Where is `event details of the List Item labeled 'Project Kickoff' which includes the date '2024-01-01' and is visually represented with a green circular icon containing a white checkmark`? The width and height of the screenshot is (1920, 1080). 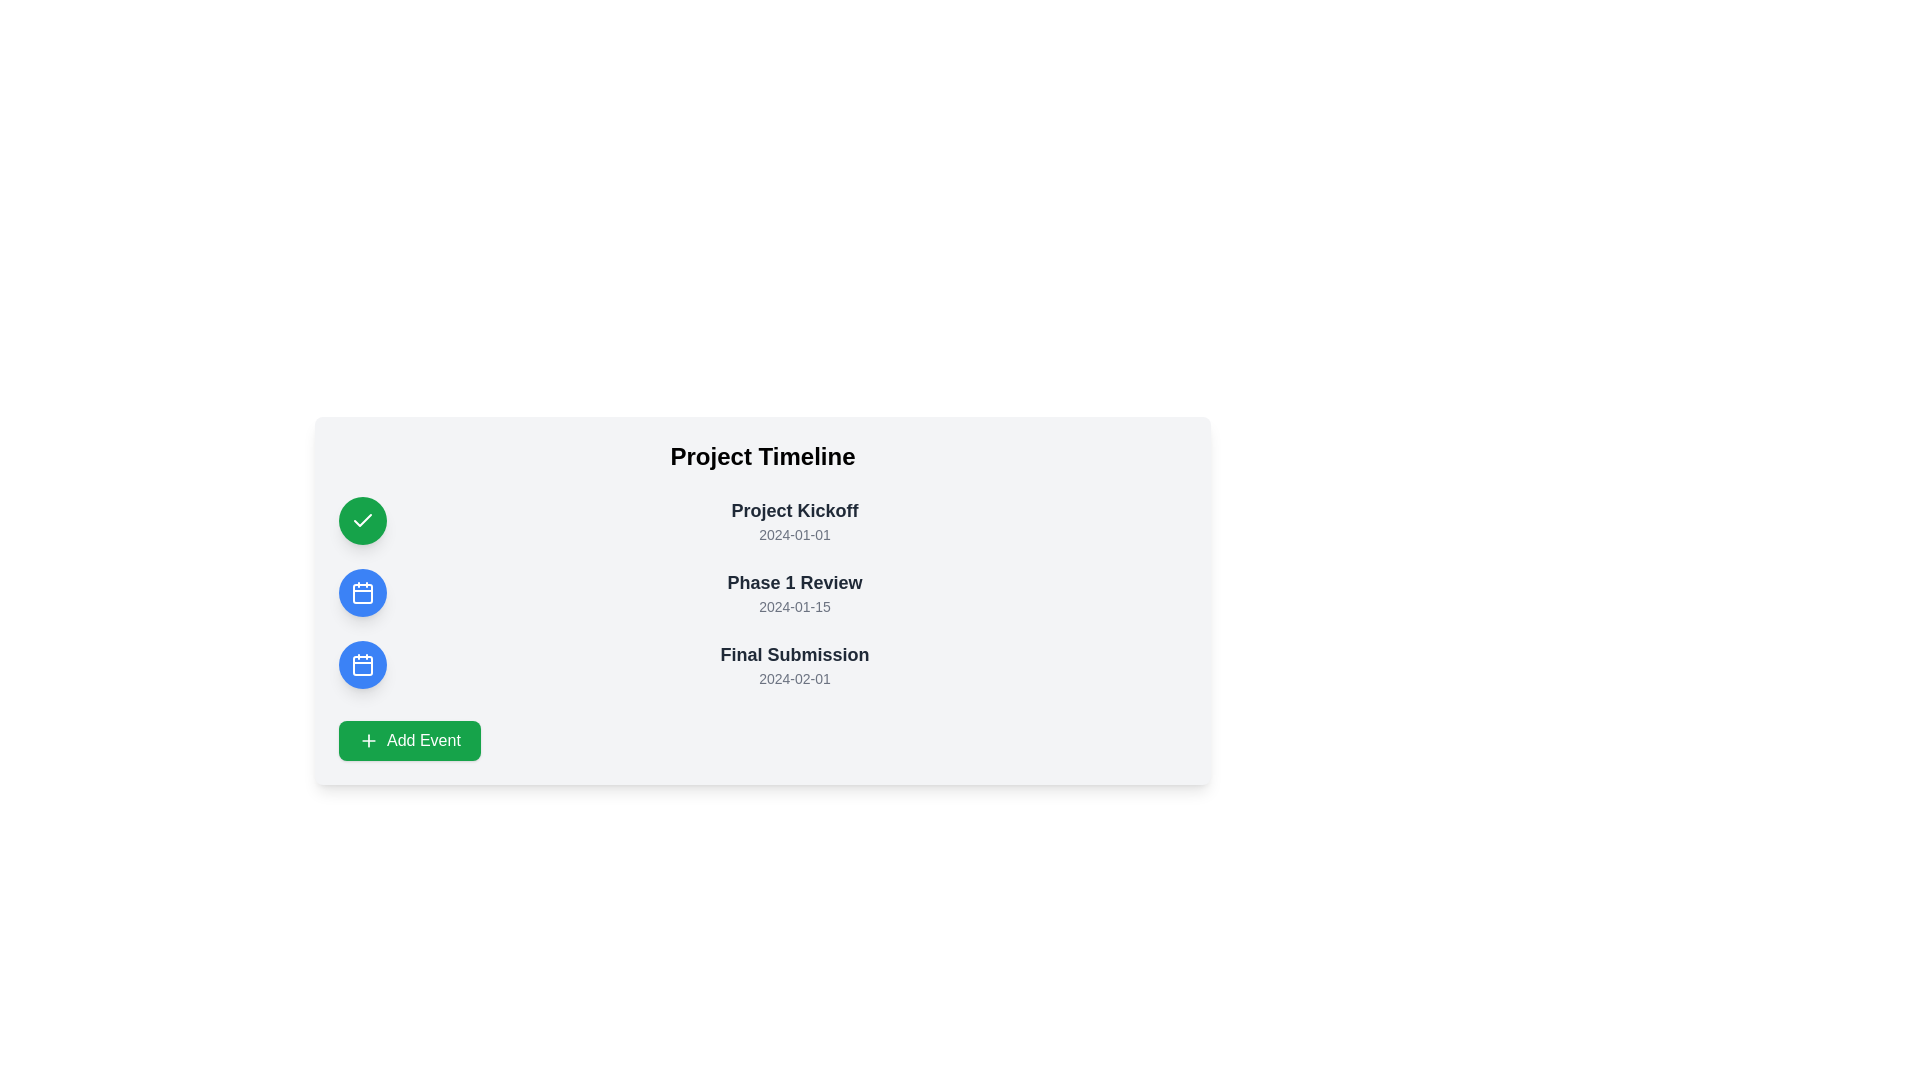 event details of the List Item labeled 'Project Kickoff' which includes the date '2024-01-01' and is visually represented with a green circular icon containing a white checkmark is located at coordinates (762, 519).